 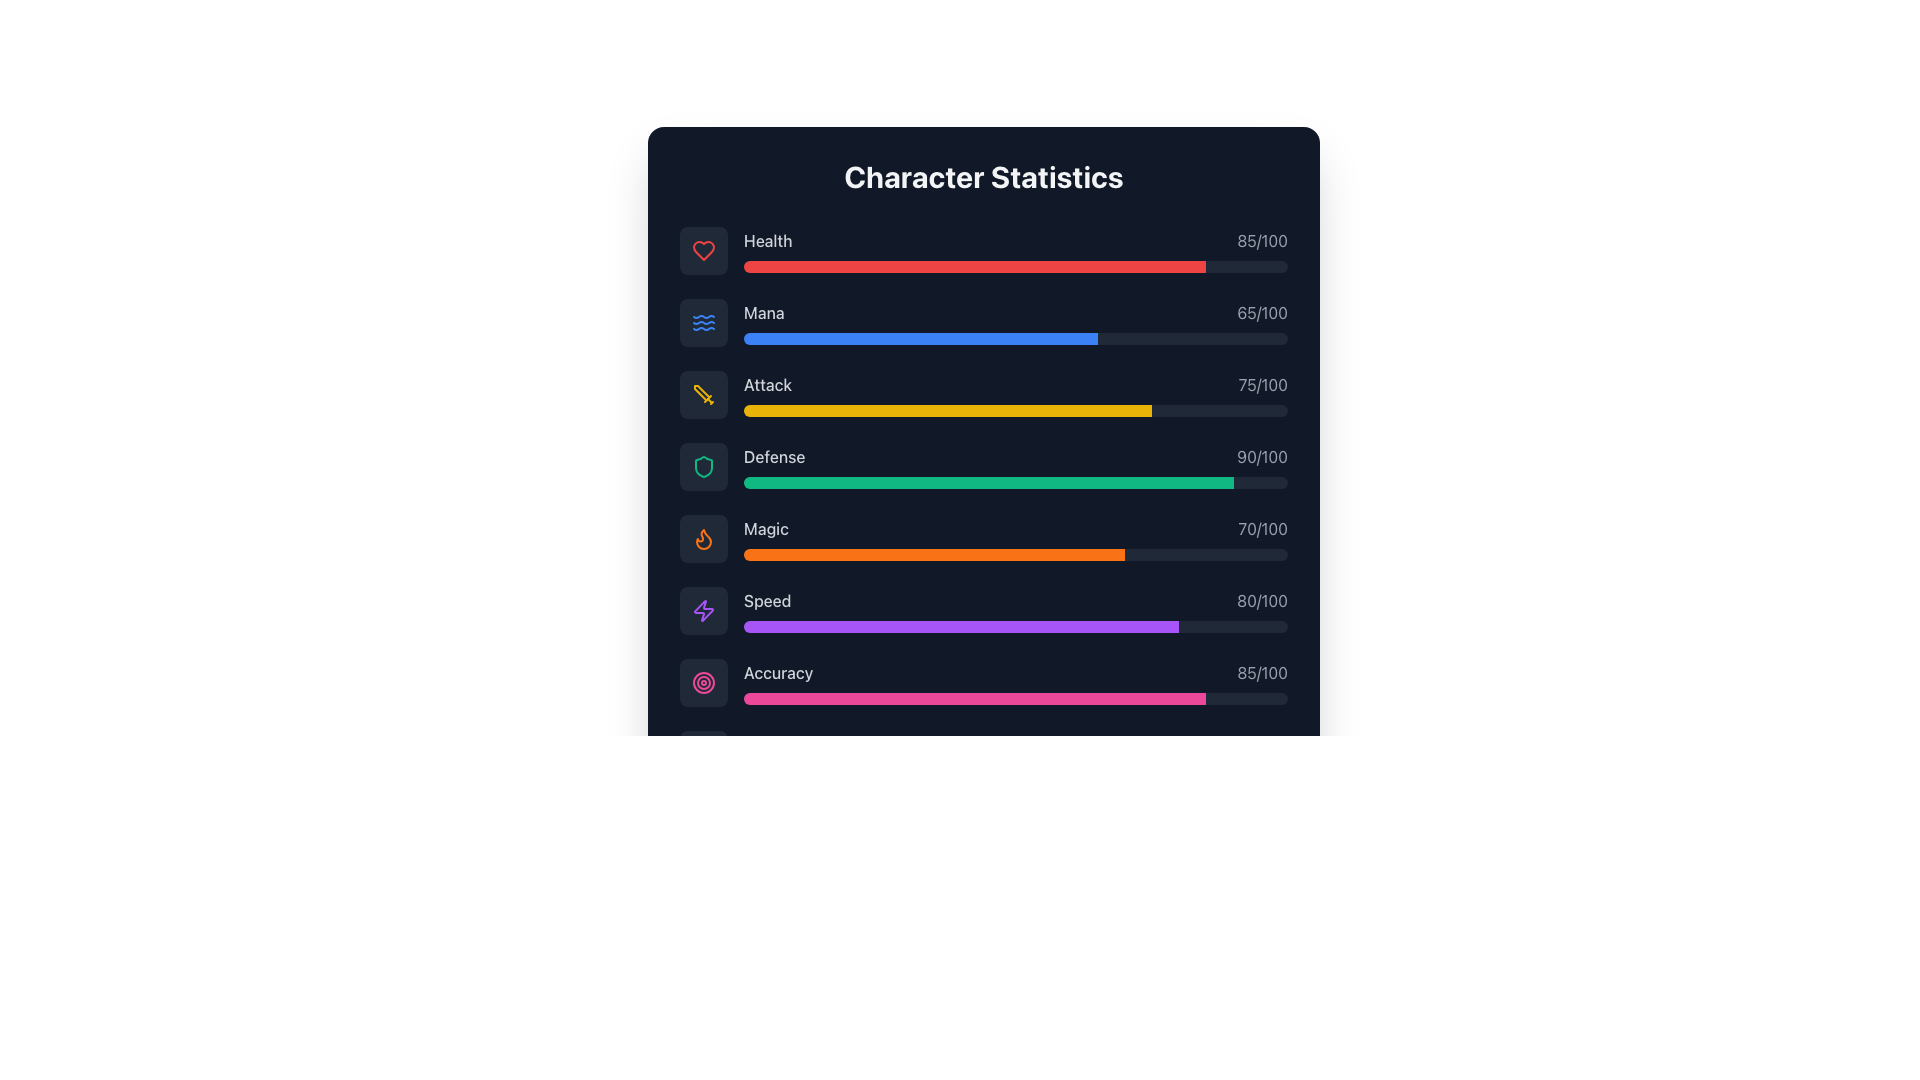 What do you see at coordinates (704, 249) in the screenshot?
I see `the heart icon representing the 'Health' statistic, located in the first row of icons in the left column` at bounding box center [704, 249].